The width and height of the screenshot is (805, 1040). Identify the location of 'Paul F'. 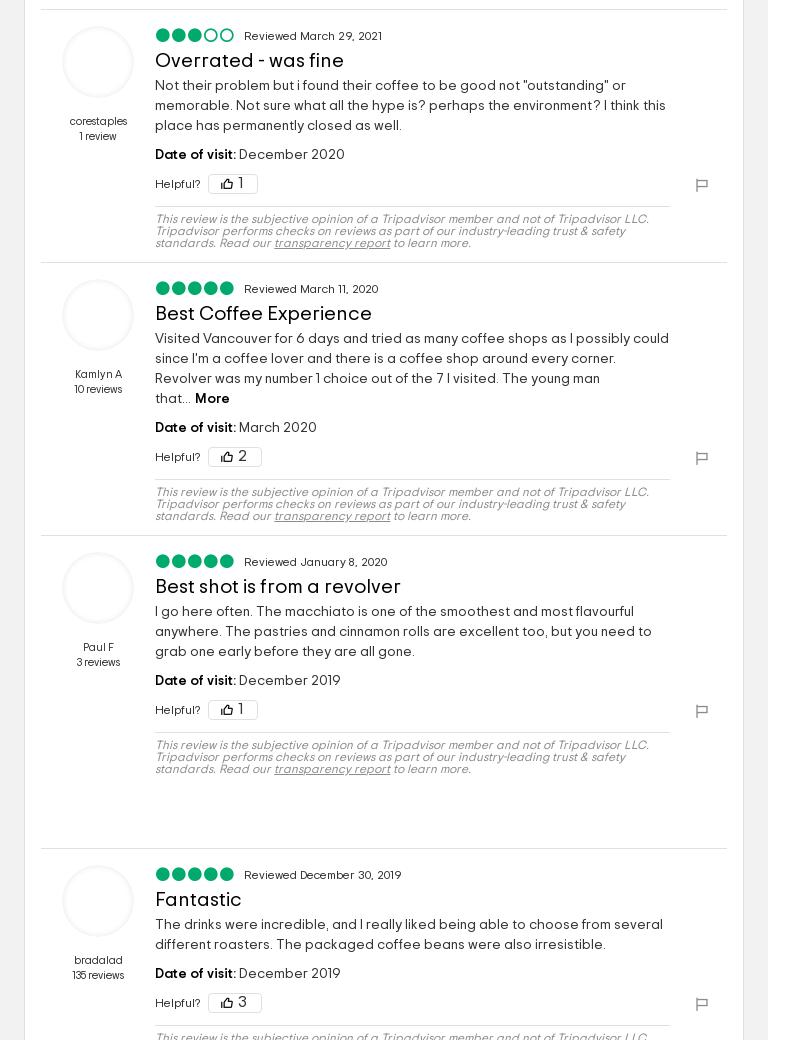
(81, 646).